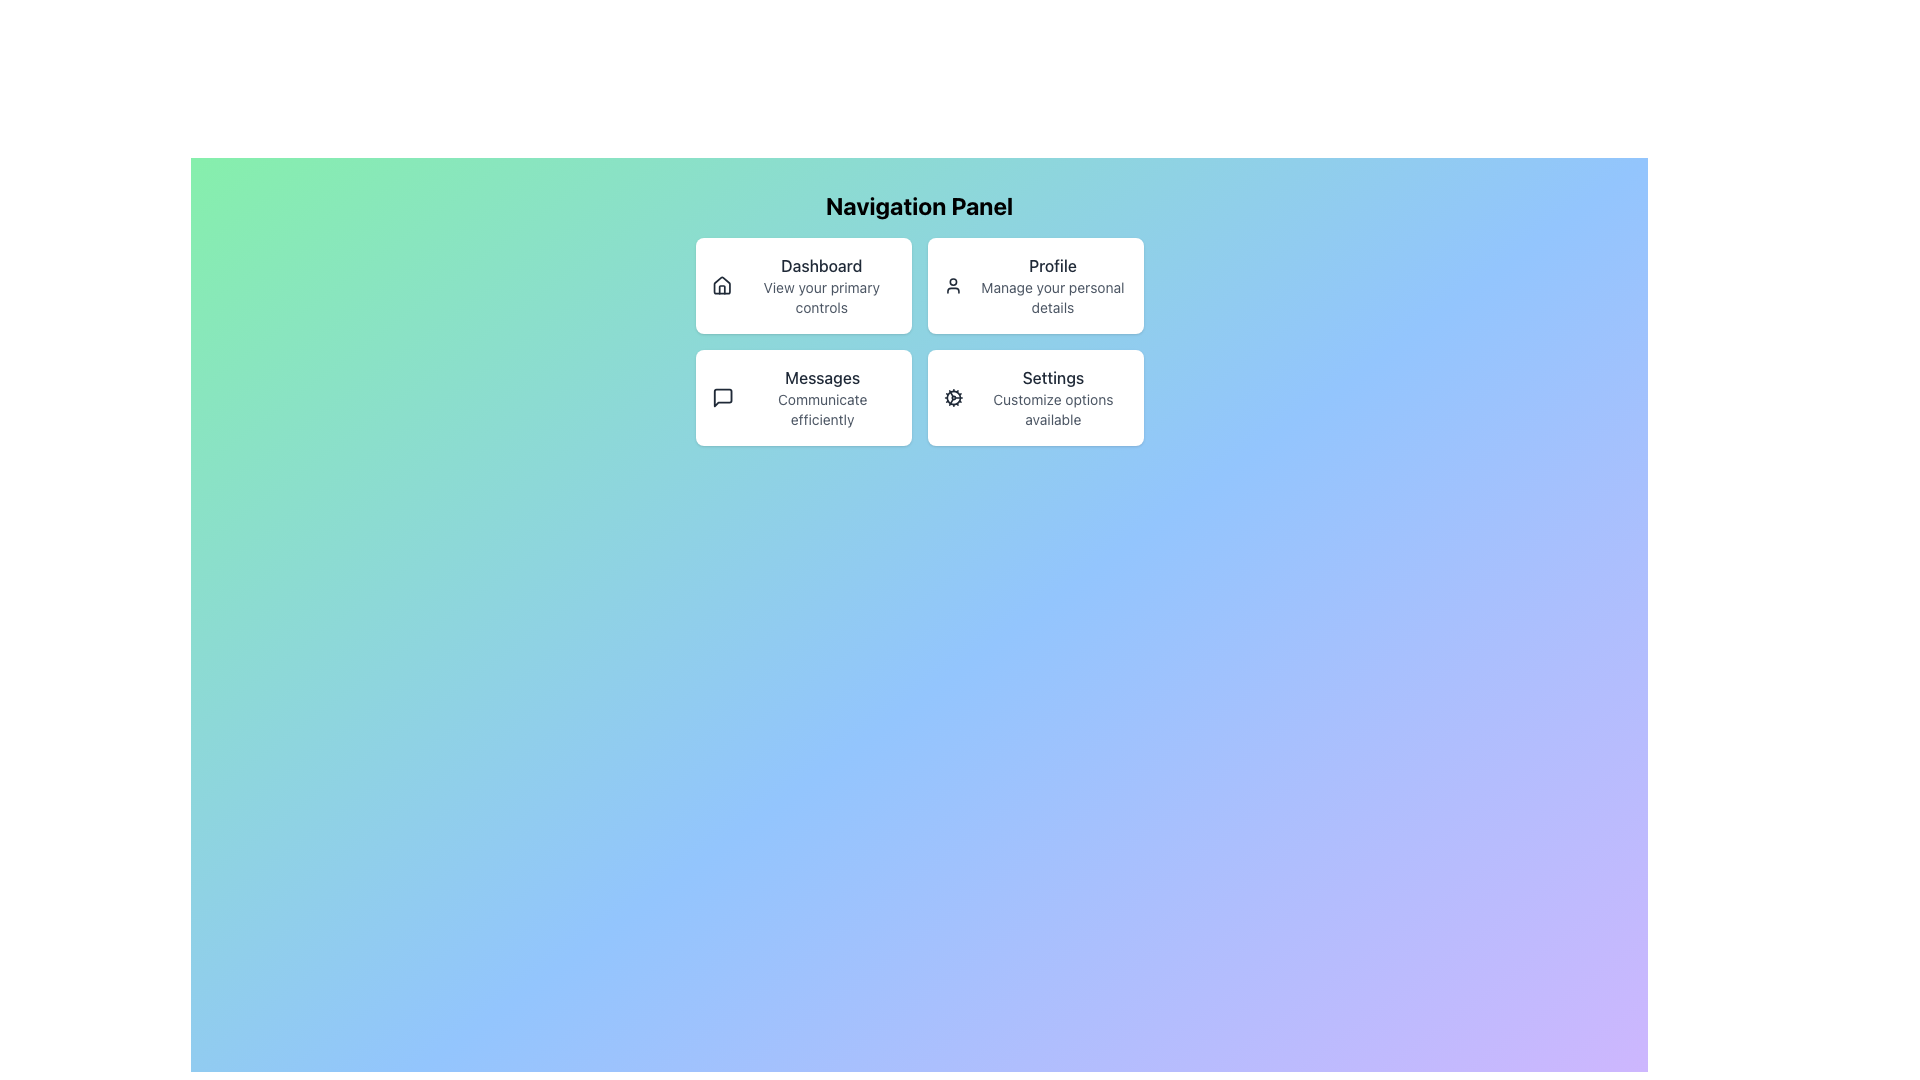 Image resolution: width=1920 pixels, height=1080 pixels. What do you see at coordinates (821, 285) in the screenshot?
I see `the 'Dashboard' text label with description to focus on it, which is part of the top-left card in the navigation panel` at bounding box center [821, 285].